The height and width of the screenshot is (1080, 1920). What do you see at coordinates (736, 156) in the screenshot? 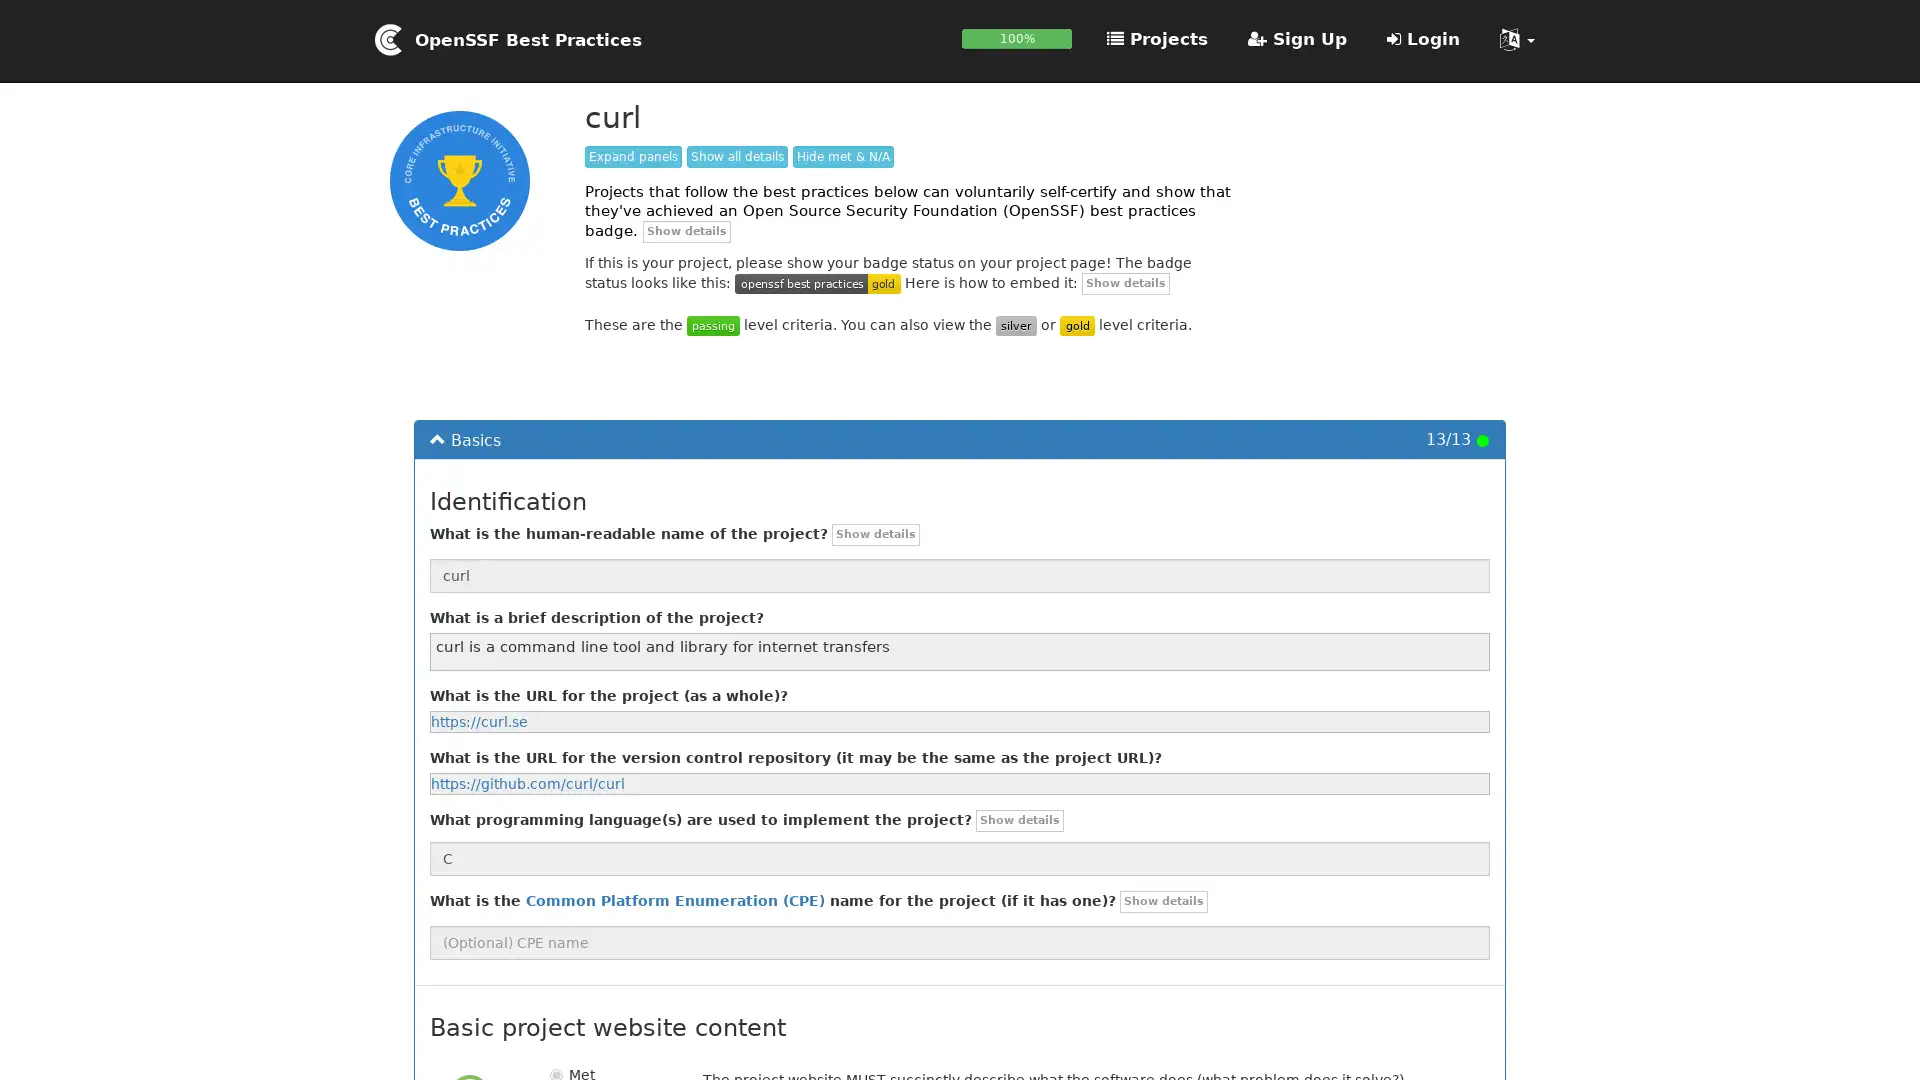
I see `Show all details` at bounding box center [736, 156].